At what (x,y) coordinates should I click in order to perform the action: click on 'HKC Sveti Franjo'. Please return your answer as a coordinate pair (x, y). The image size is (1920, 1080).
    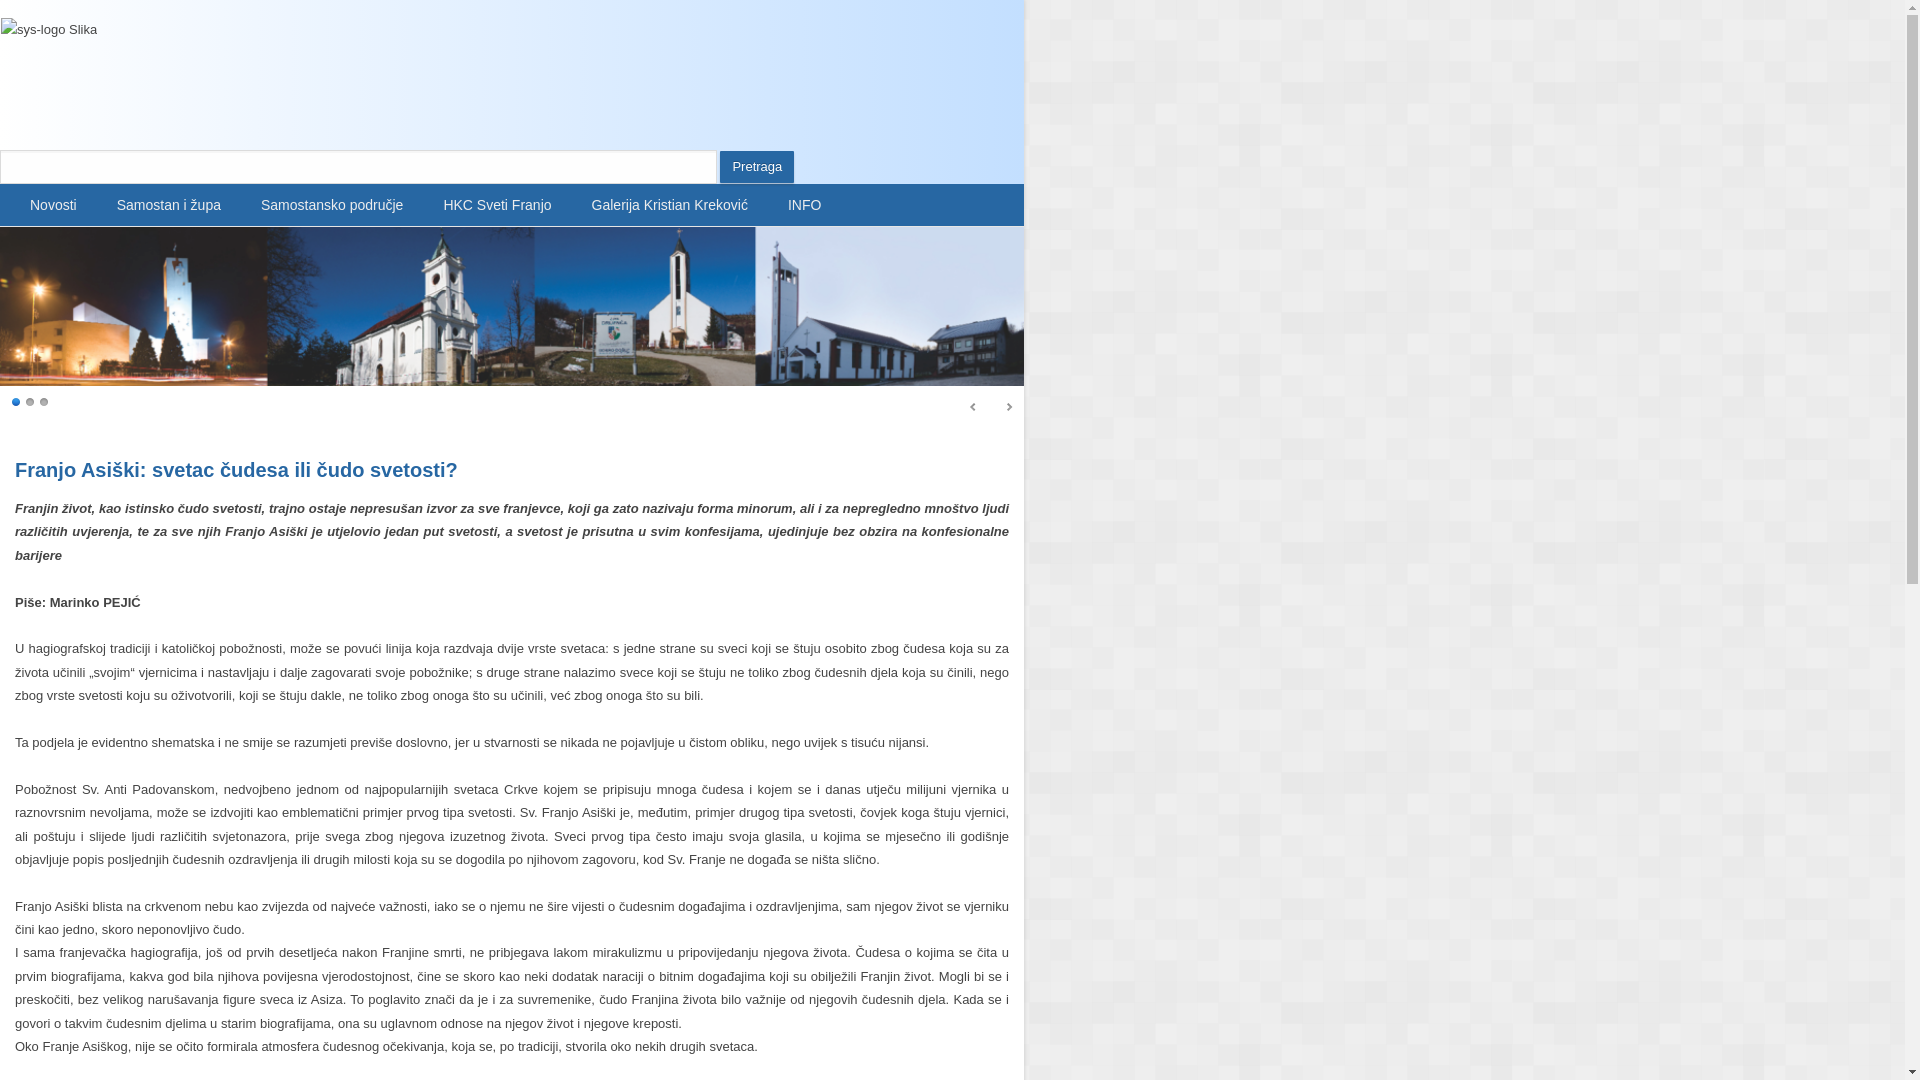
    Looking at the image, I should click on (497, 204).